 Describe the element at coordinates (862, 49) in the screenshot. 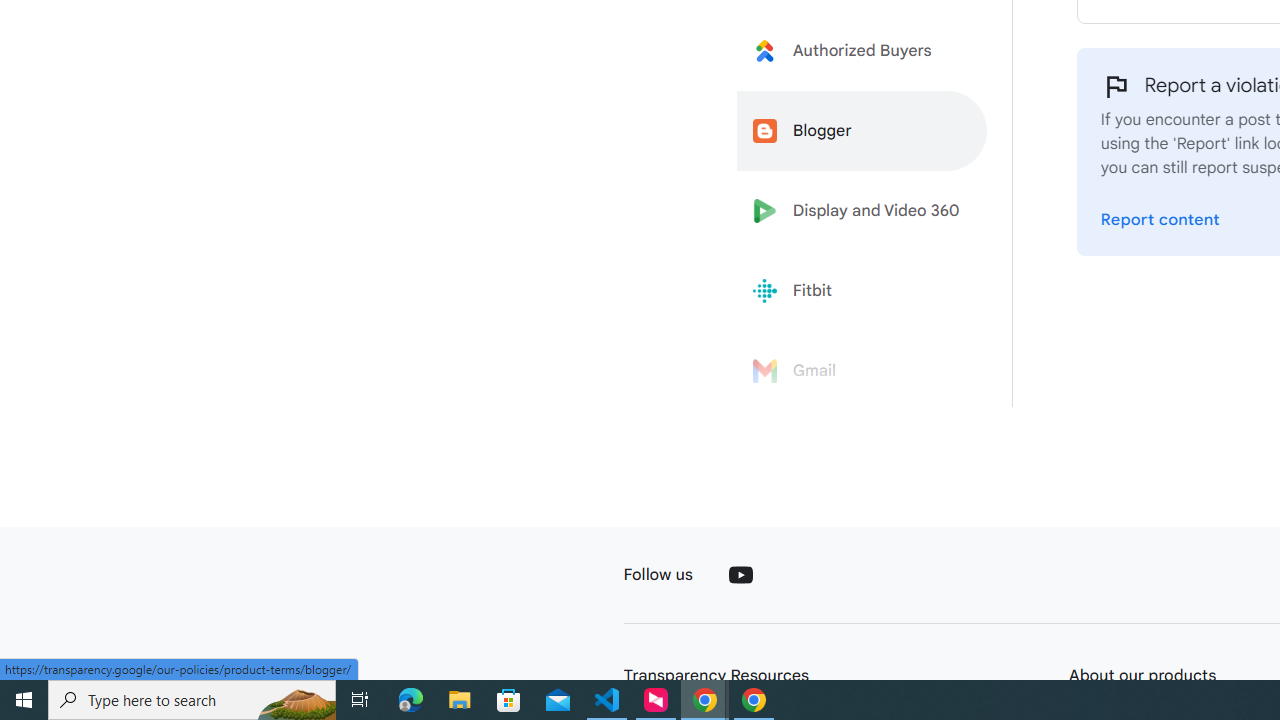

I see `'Learn more about Authorized Buyers'` at that location.